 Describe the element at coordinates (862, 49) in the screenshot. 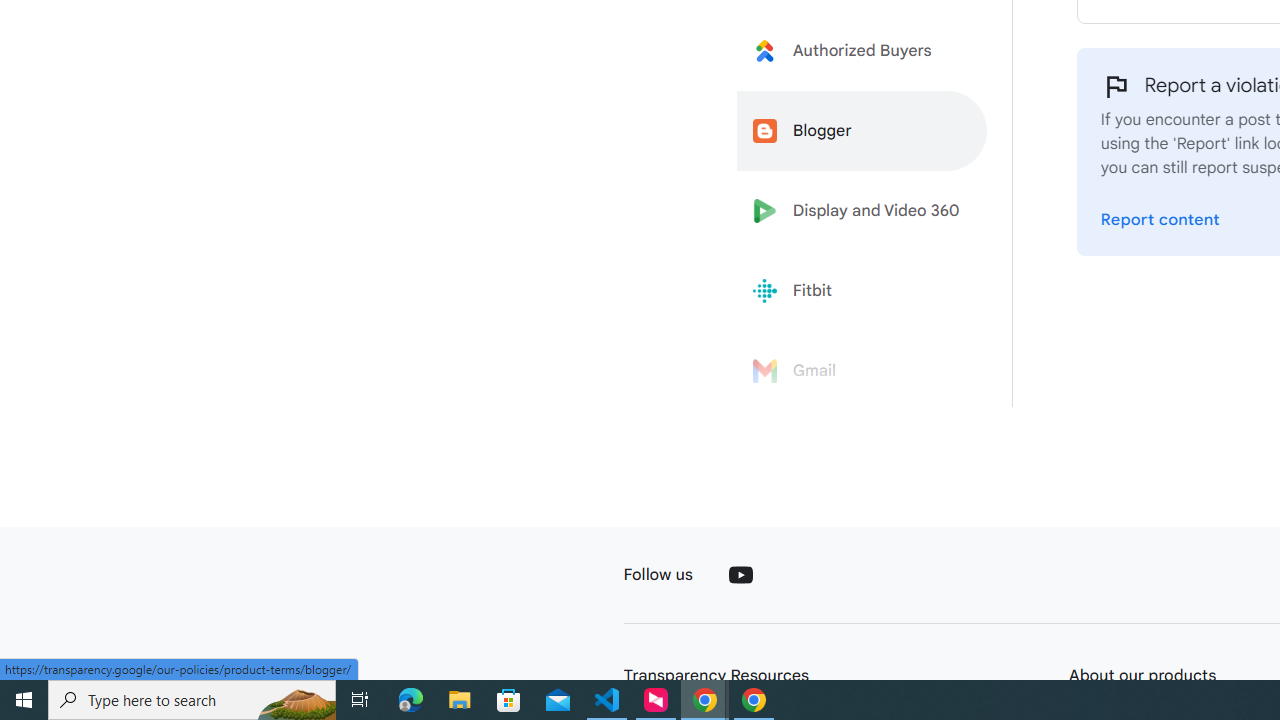

I see `'Learn more about Authorized Buyers'` at that location.